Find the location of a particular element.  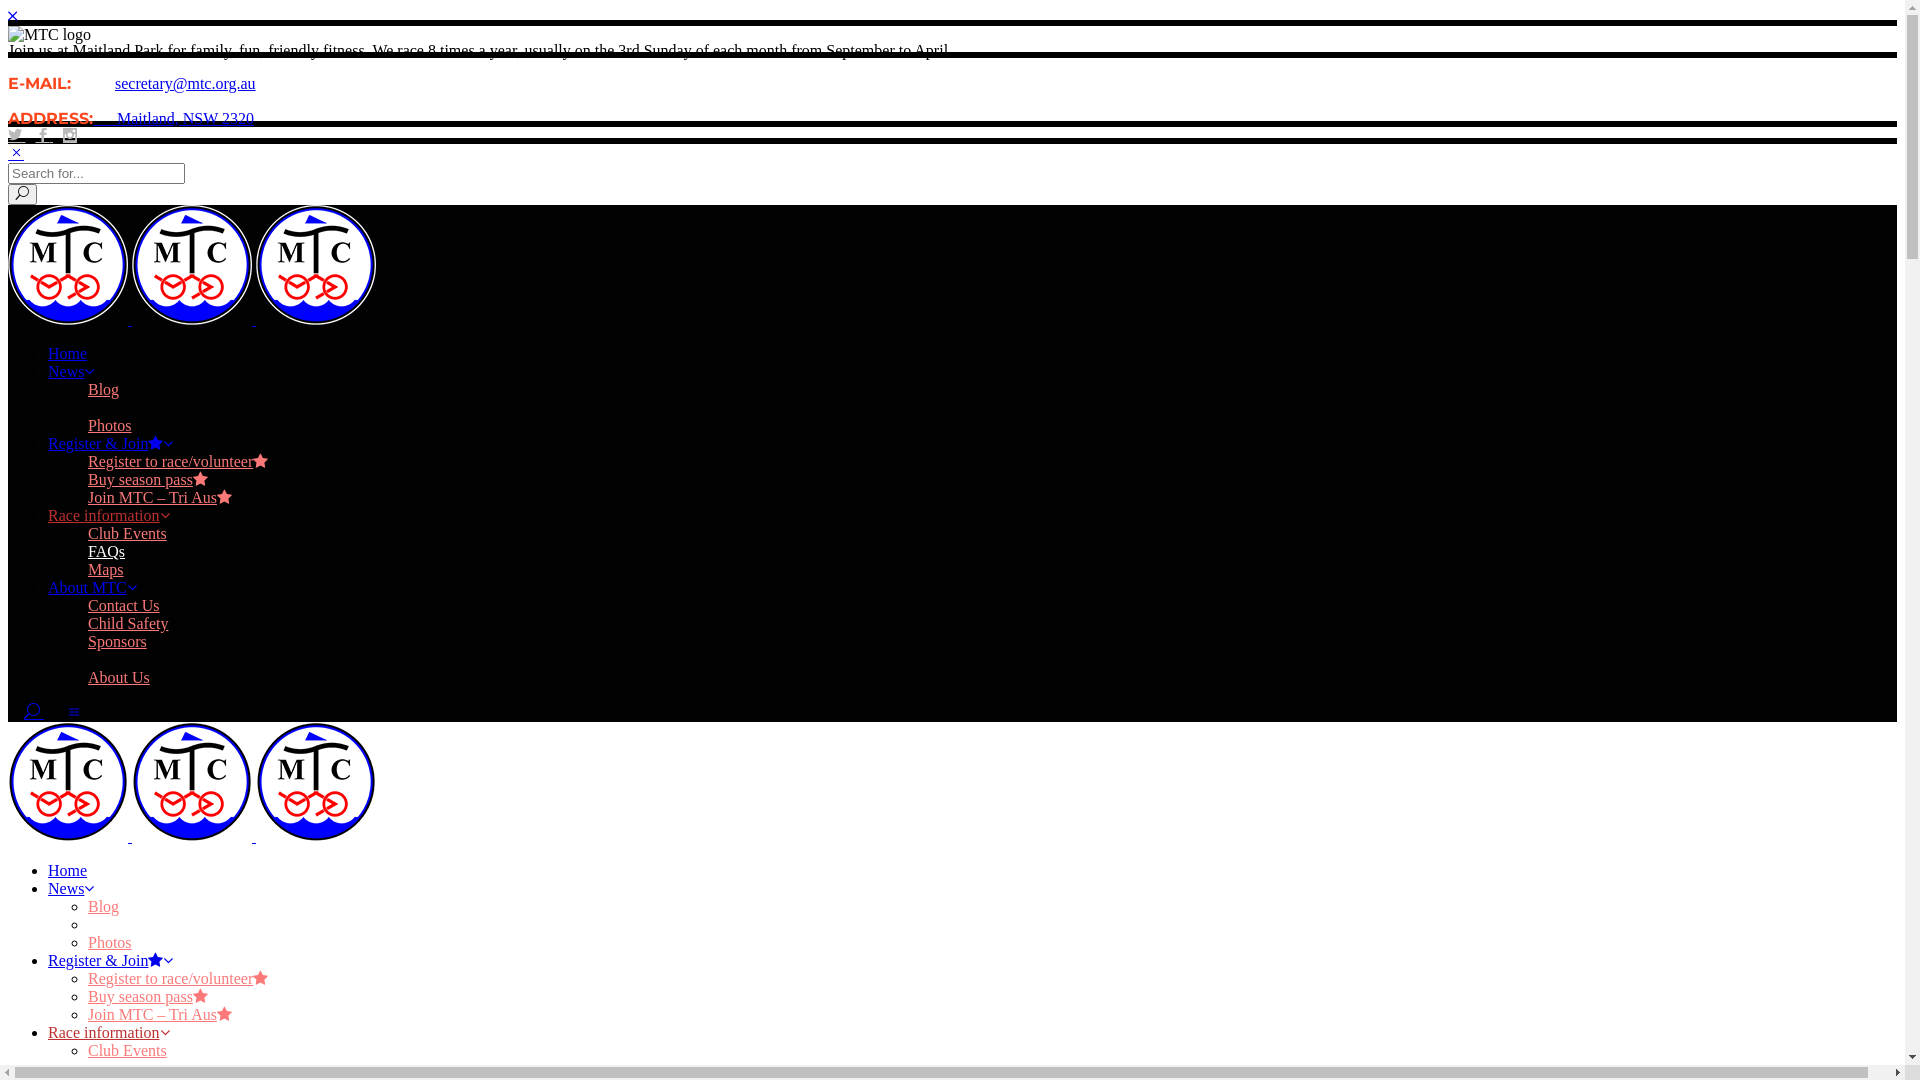

'Child Safety' is located at coordinates (86, 622).